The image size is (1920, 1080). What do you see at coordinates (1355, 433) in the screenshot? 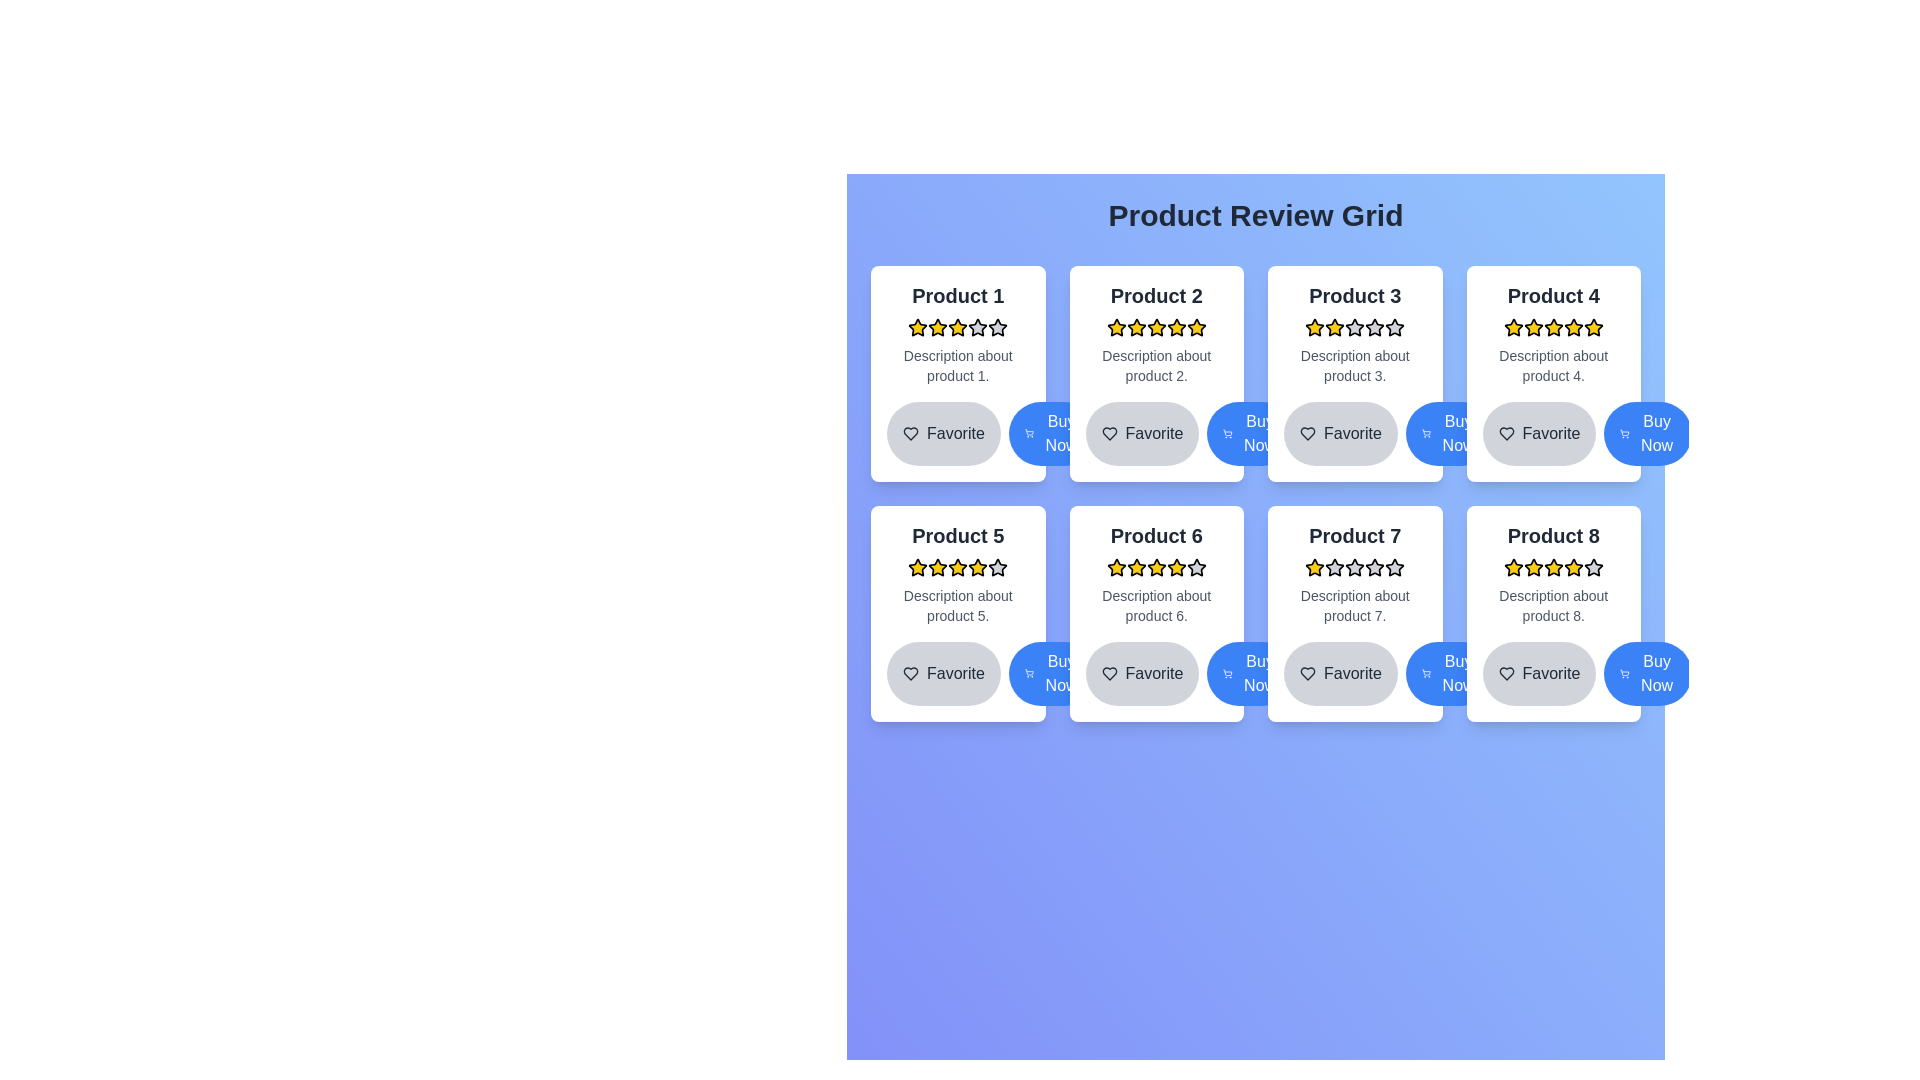
I see `the favorite button for 'Product 3', located at the center coordinates of the first button in the card, to trigger the hover effect` at bounding box center [1355, 433].